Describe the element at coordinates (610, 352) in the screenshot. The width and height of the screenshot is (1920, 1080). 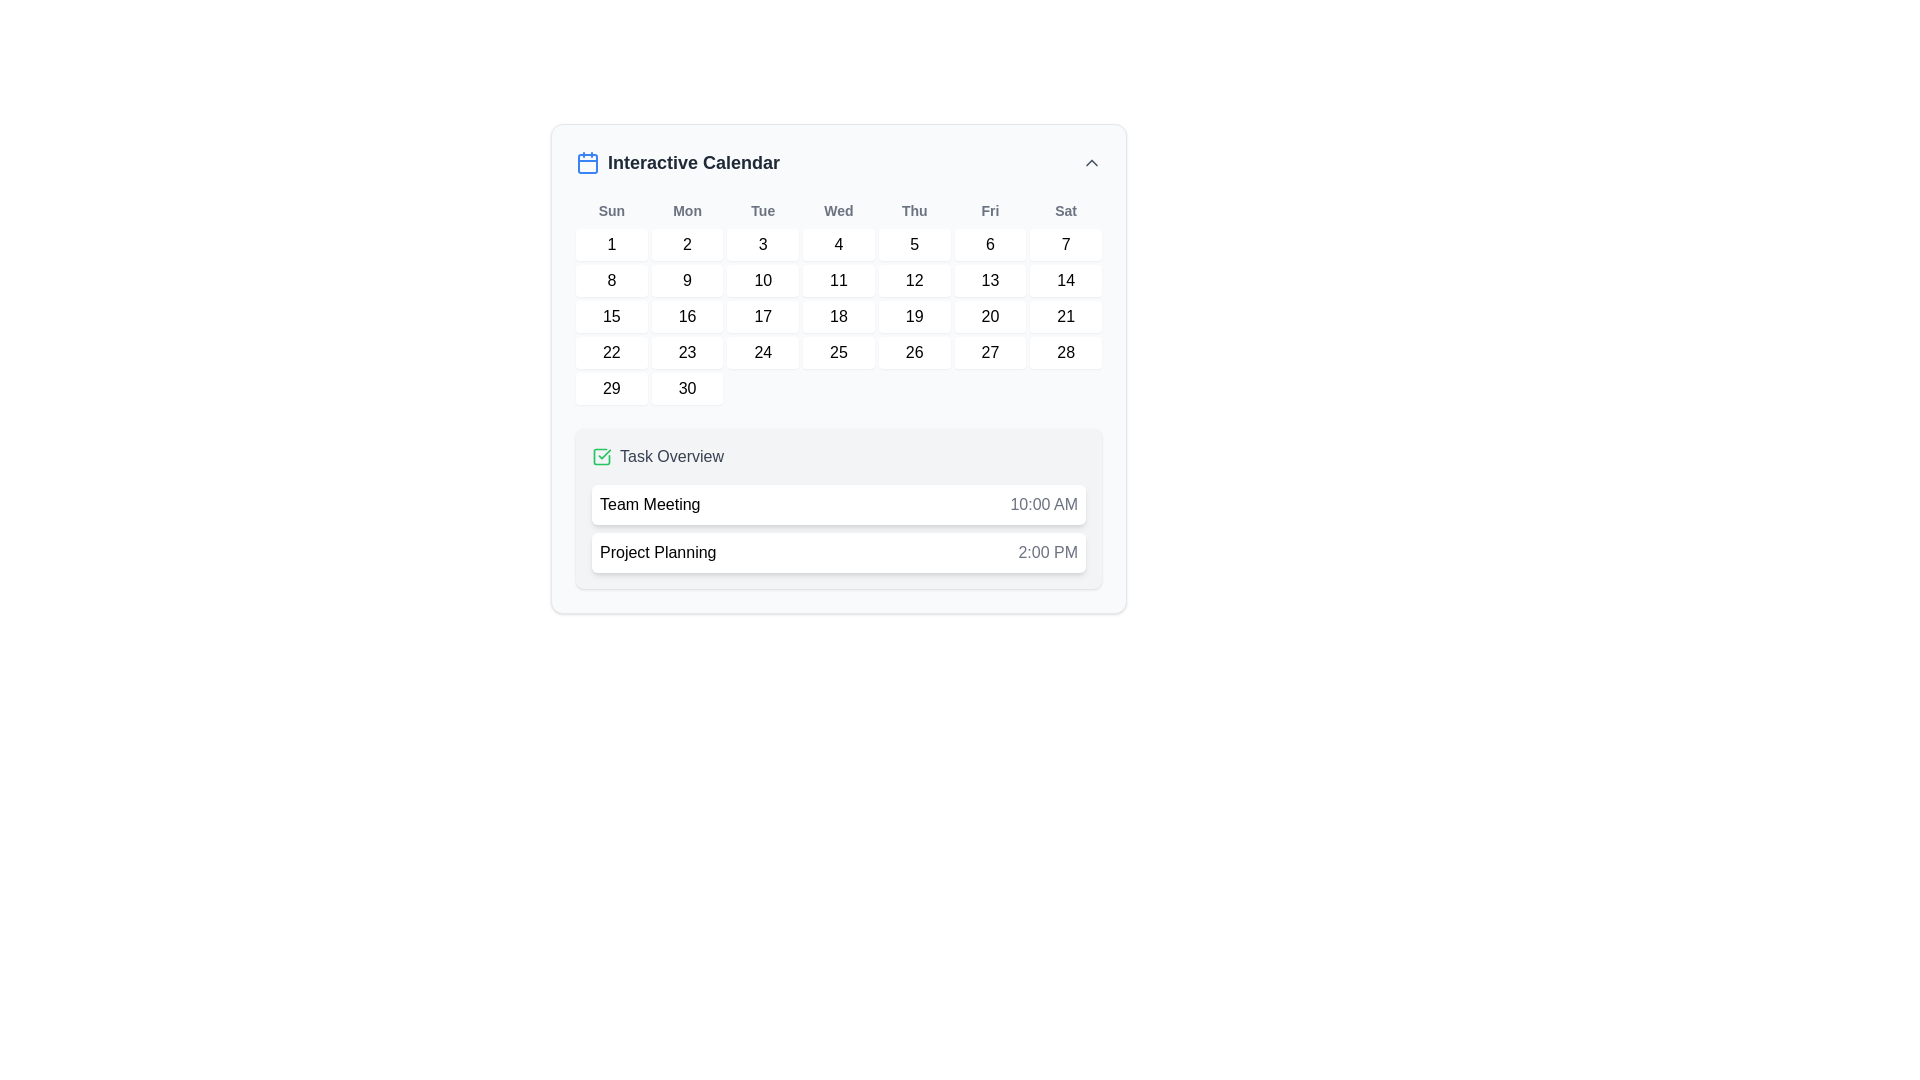
I see `the calendar date cell displaying the number '22'` at that location.